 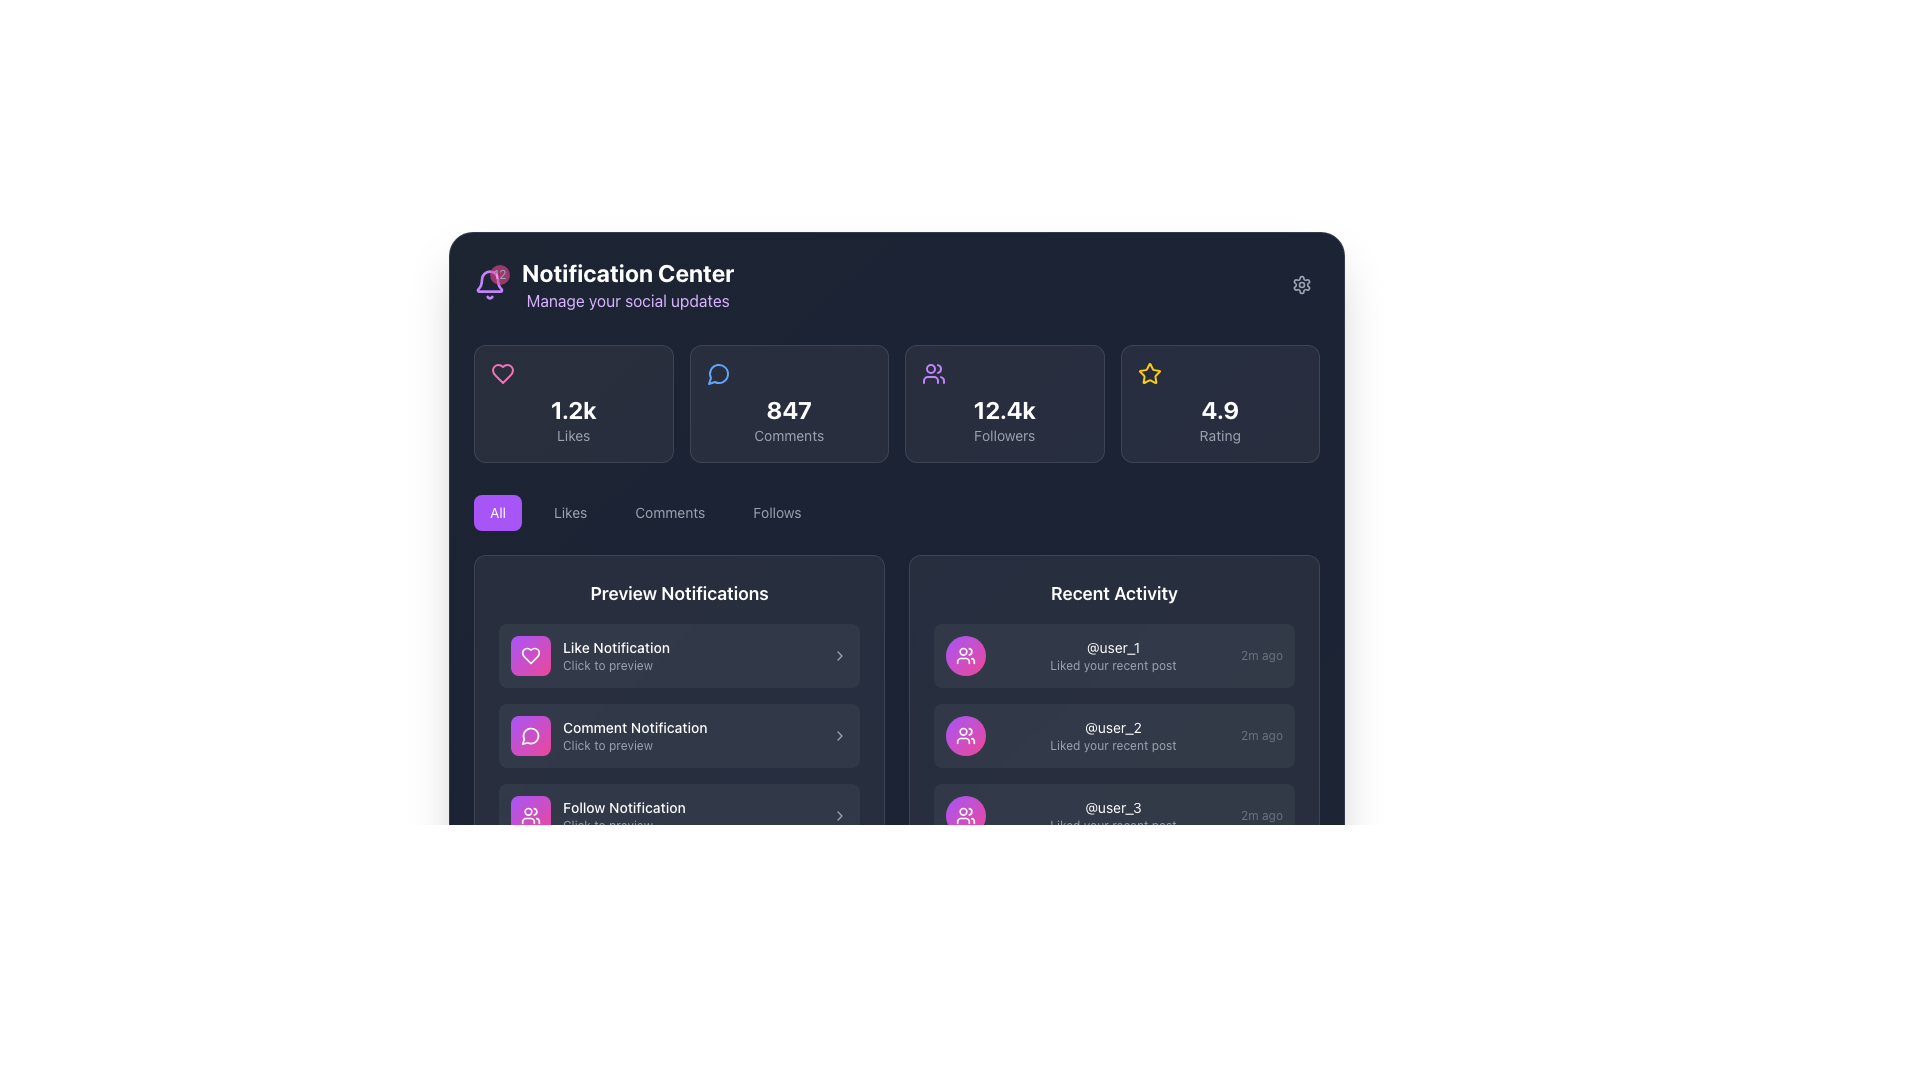 I want to click on the second Clickable notification card titled 'Comment Notification', so click(x=679, y=736).